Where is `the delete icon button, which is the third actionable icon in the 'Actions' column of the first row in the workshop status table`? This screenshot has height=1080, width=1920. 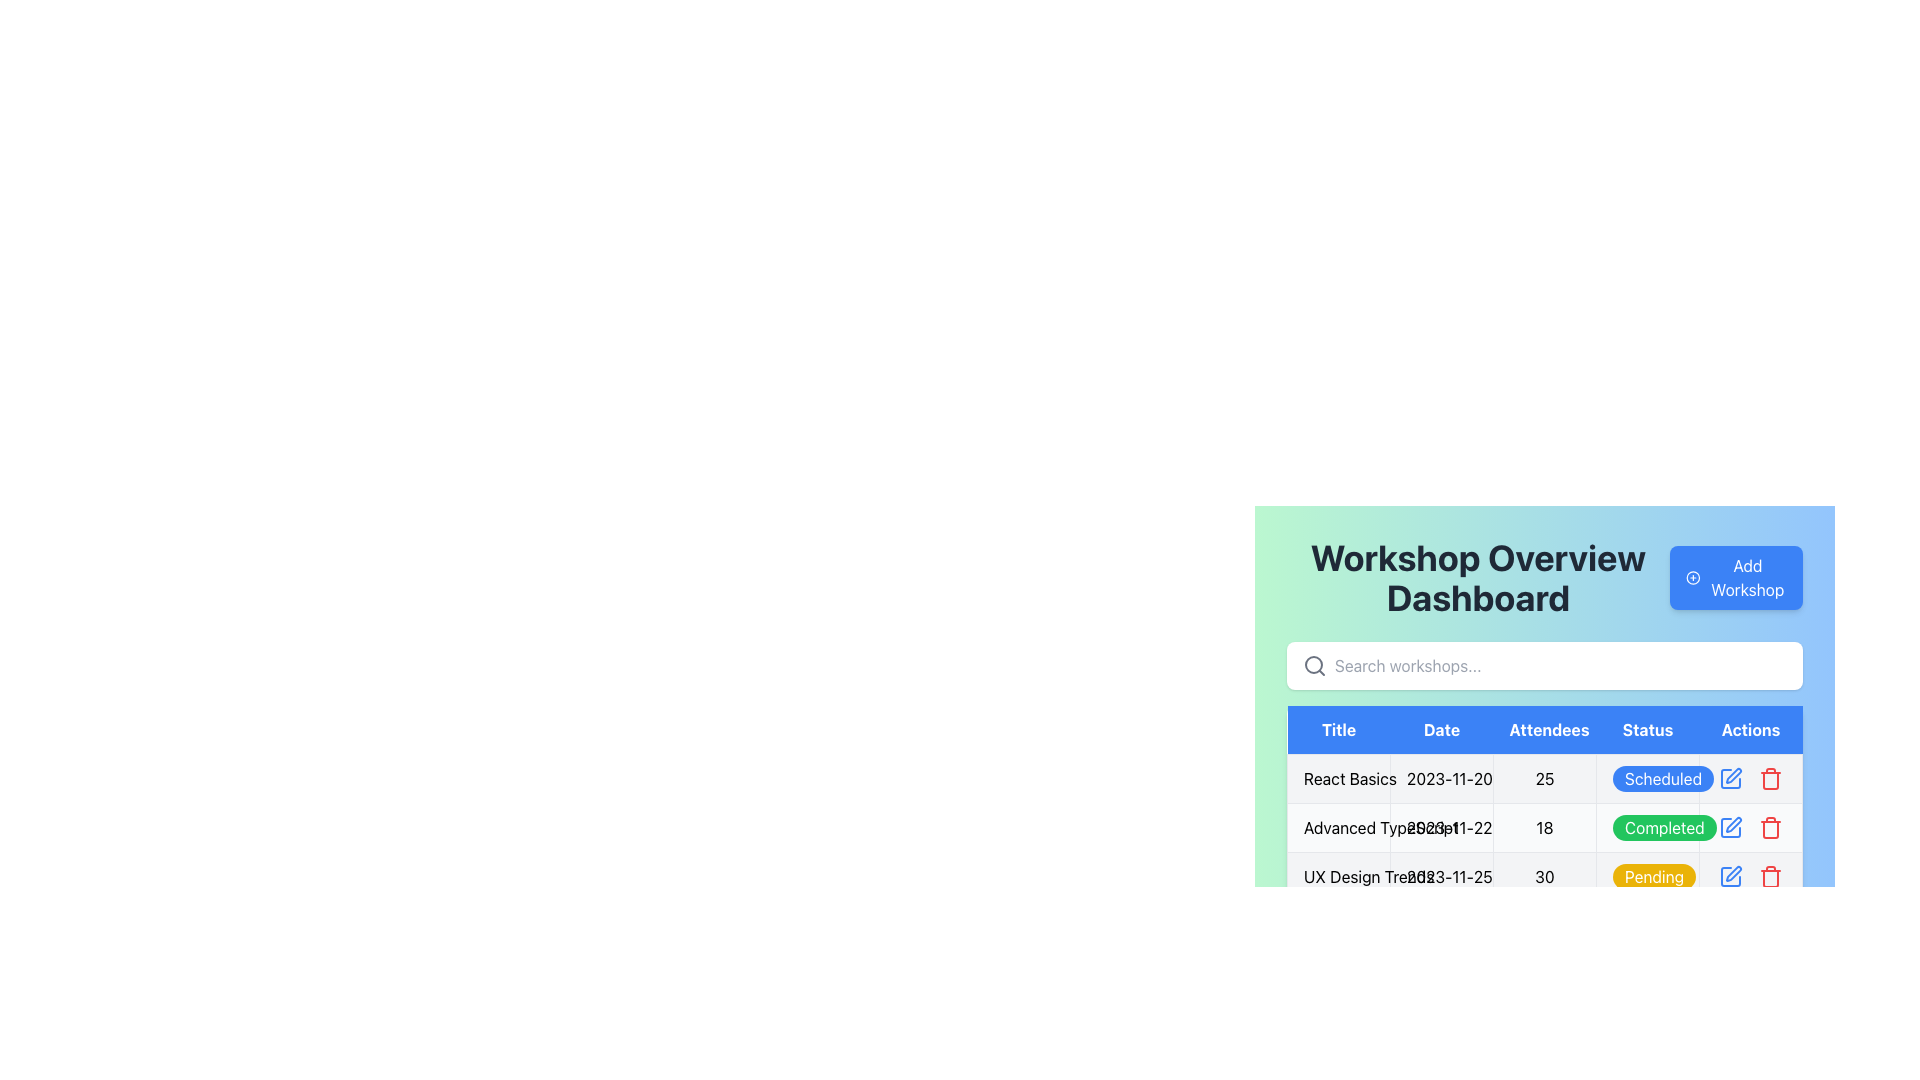
the delete icon button, which is the third actionable icon in the 'Actions' column of the first row in the workshop status table is located at coordinates (1771, 778).